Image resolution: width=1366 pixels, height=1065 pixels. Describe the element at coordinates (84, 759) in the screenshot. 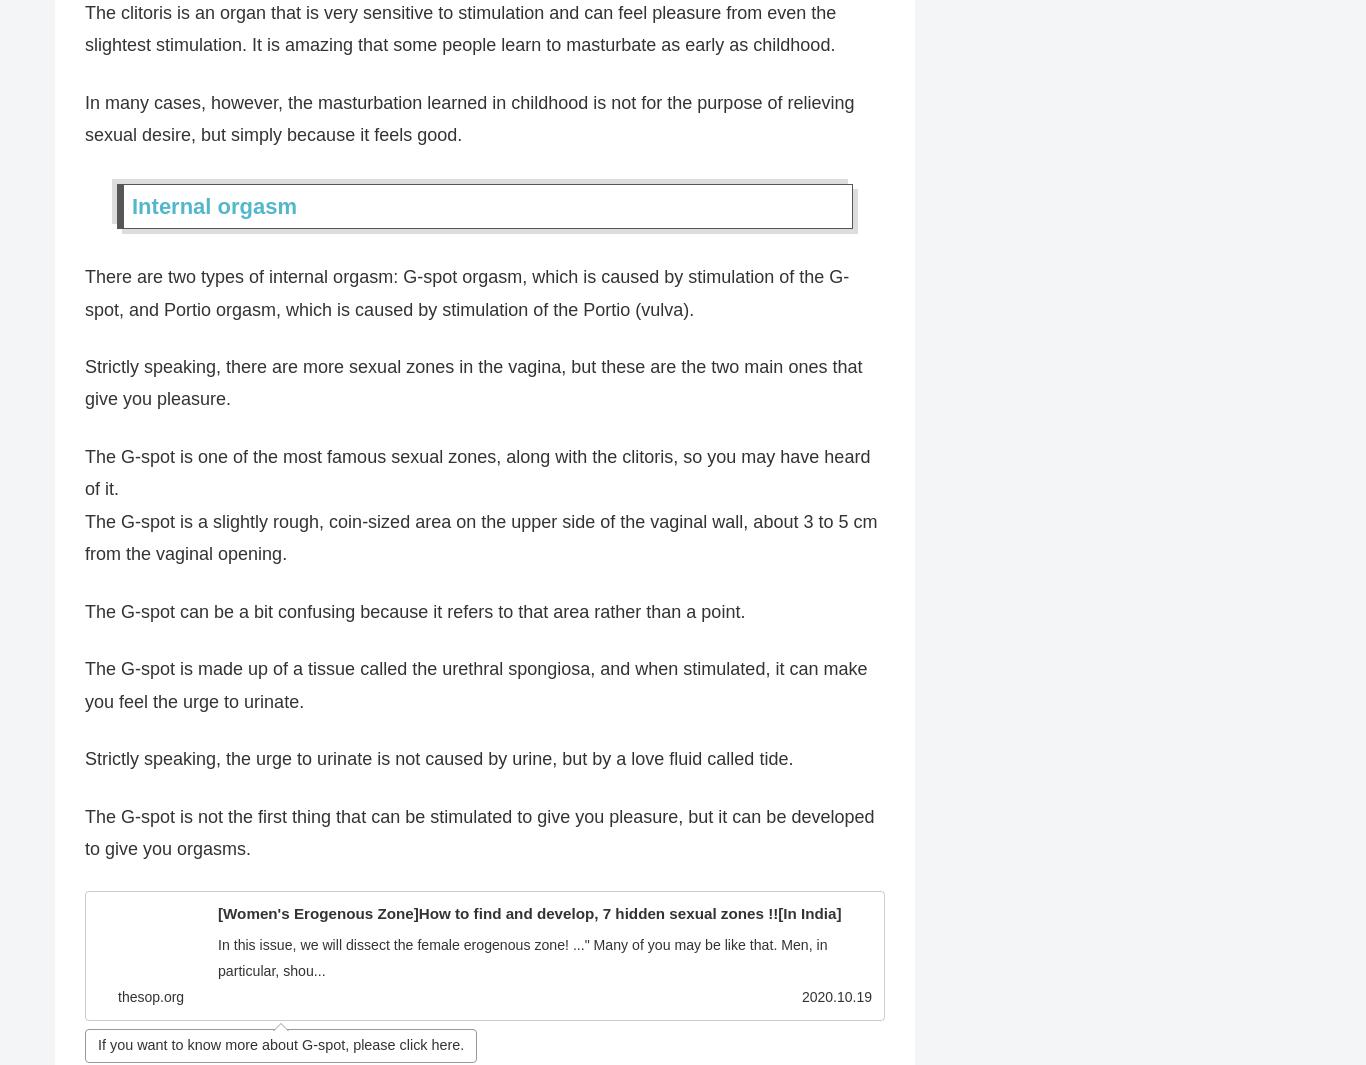

I see `'Strictly speaking, the urge to urinate is not caused by urine, but by a love fluid called tide.'` at that location.